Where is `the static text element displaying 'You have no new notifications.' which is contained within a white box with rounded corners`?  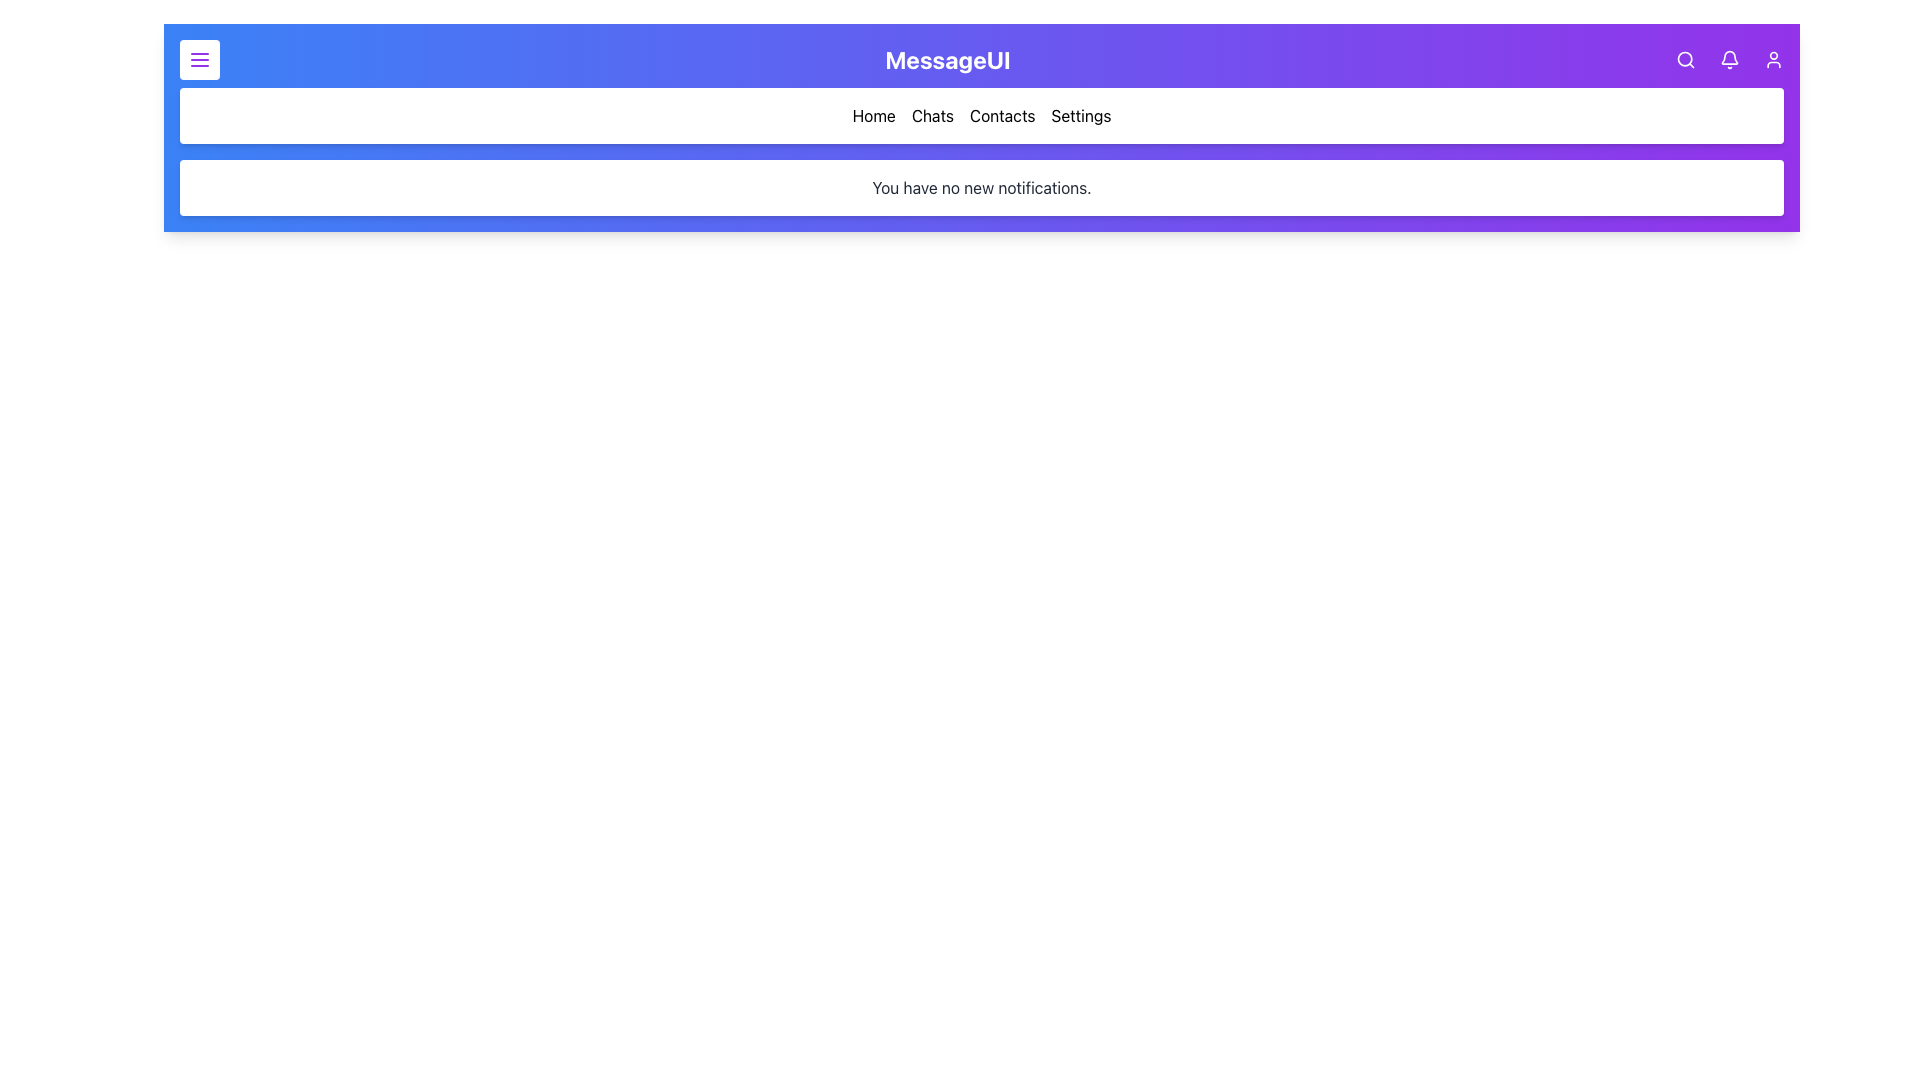
the static text element displaying 'You have no new notifications.' which is contained within a white box with rounded corners is located at coordinates (982, 188).